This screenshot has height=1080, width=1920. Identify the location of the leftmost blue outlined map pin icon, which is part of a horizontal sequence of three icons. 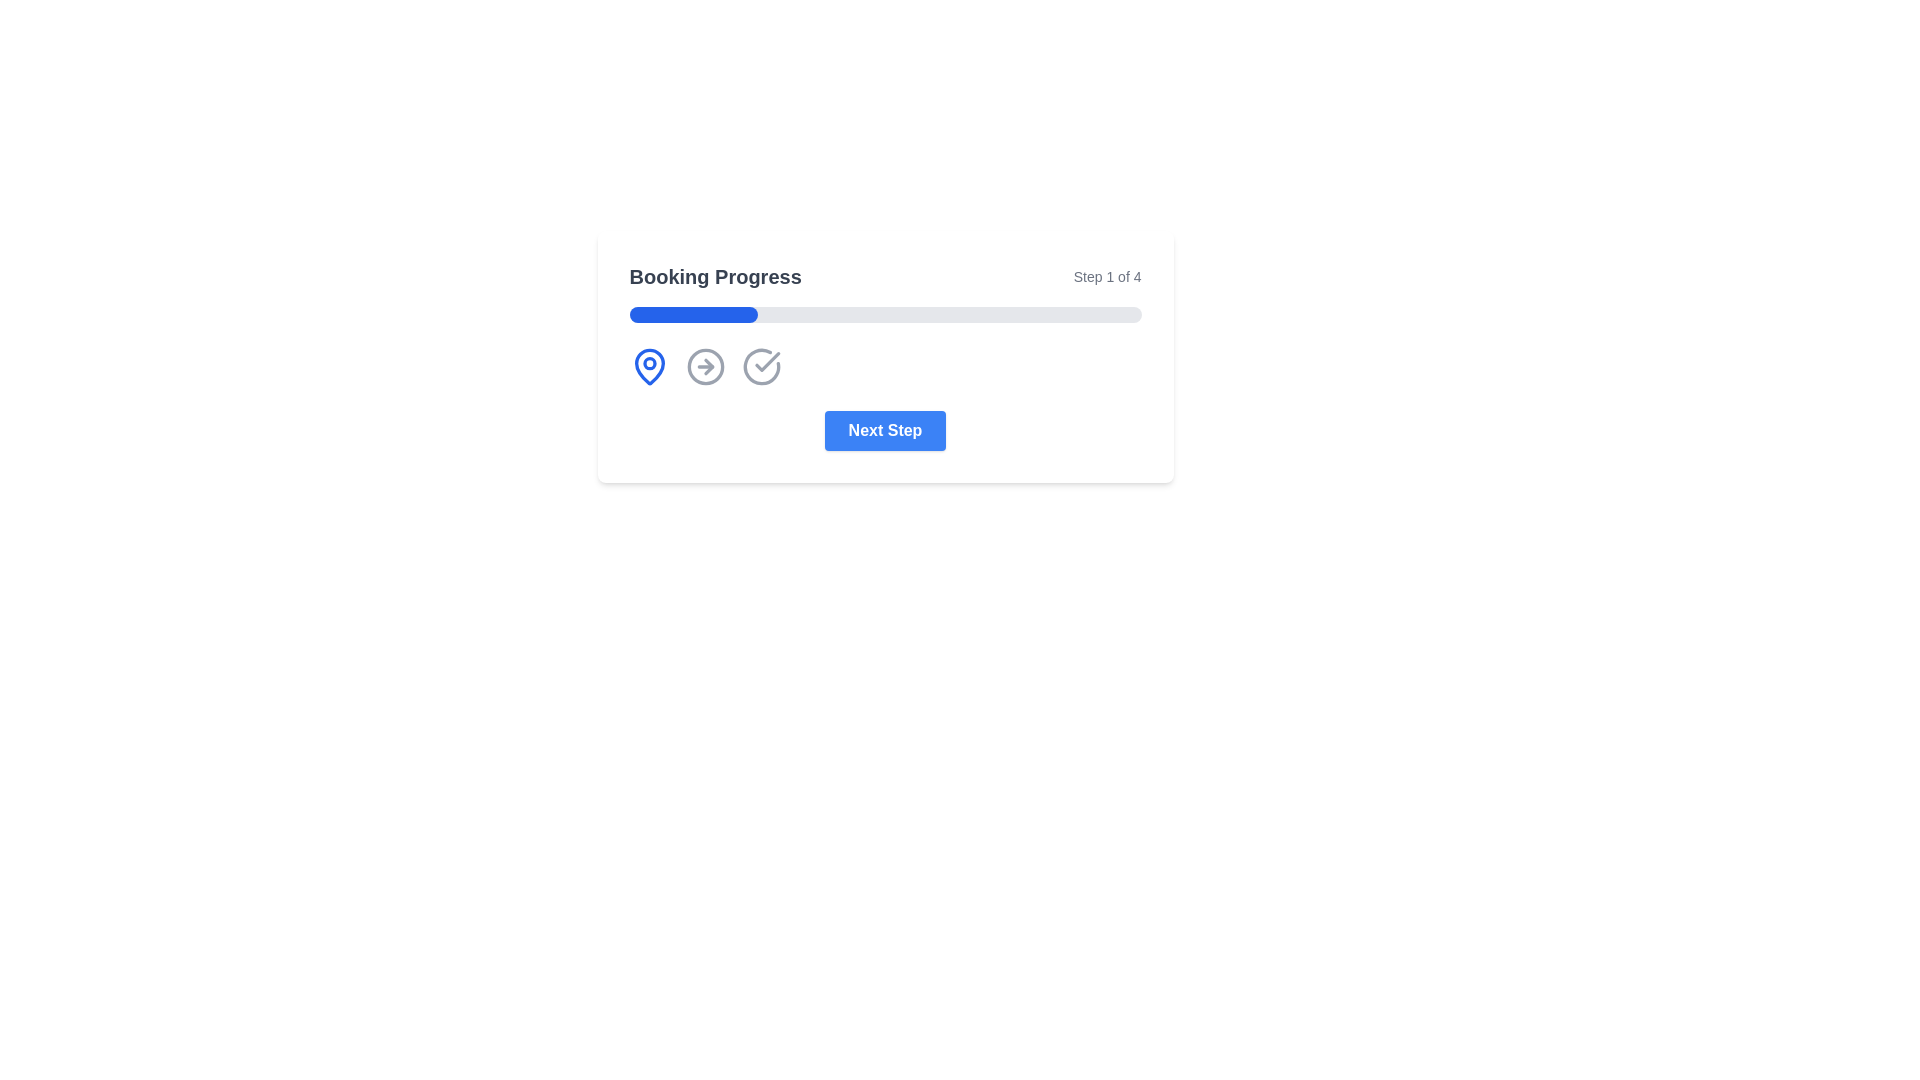
(649, 366).